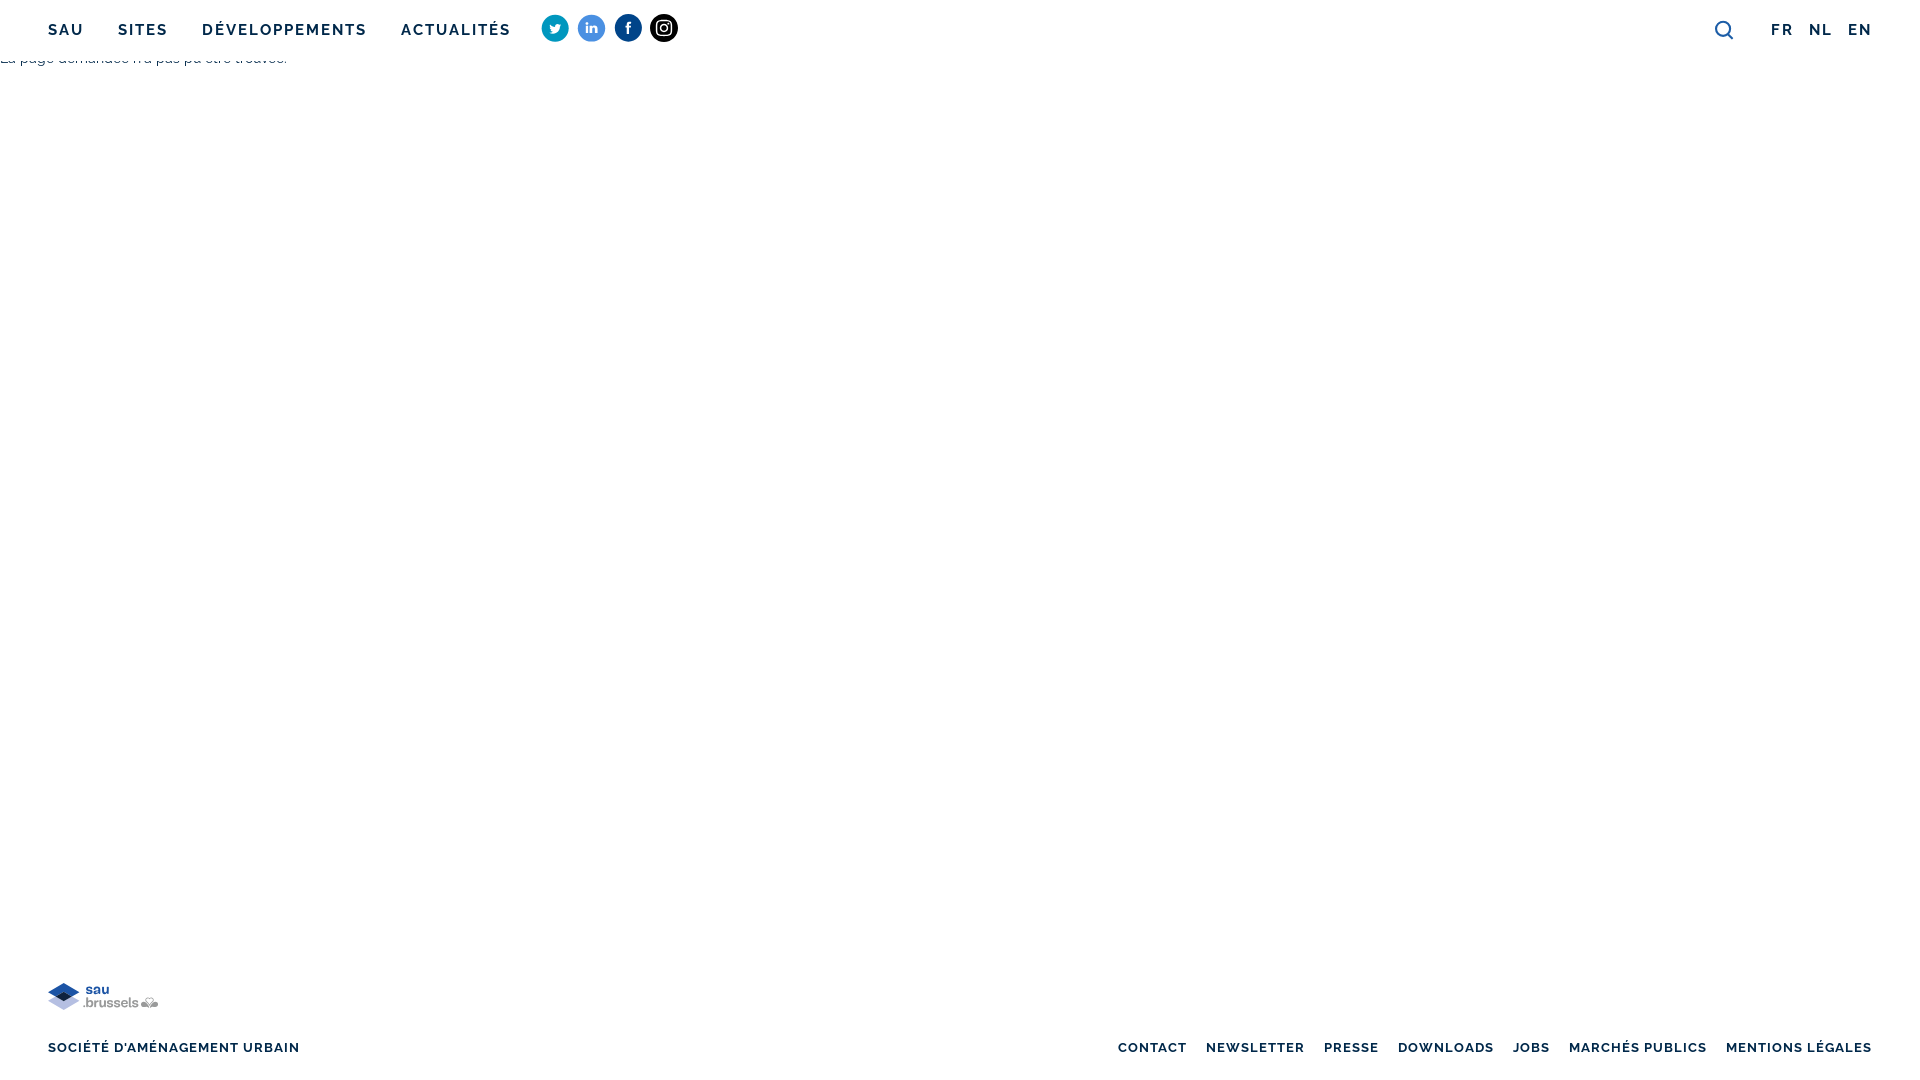 The height and width of the screenshot is (1080, 1920). What do you see at coordinates (1445, 1046) in the screenshot?
I see `'DOWNLOADS'` at bounding box center [1445, 1046].